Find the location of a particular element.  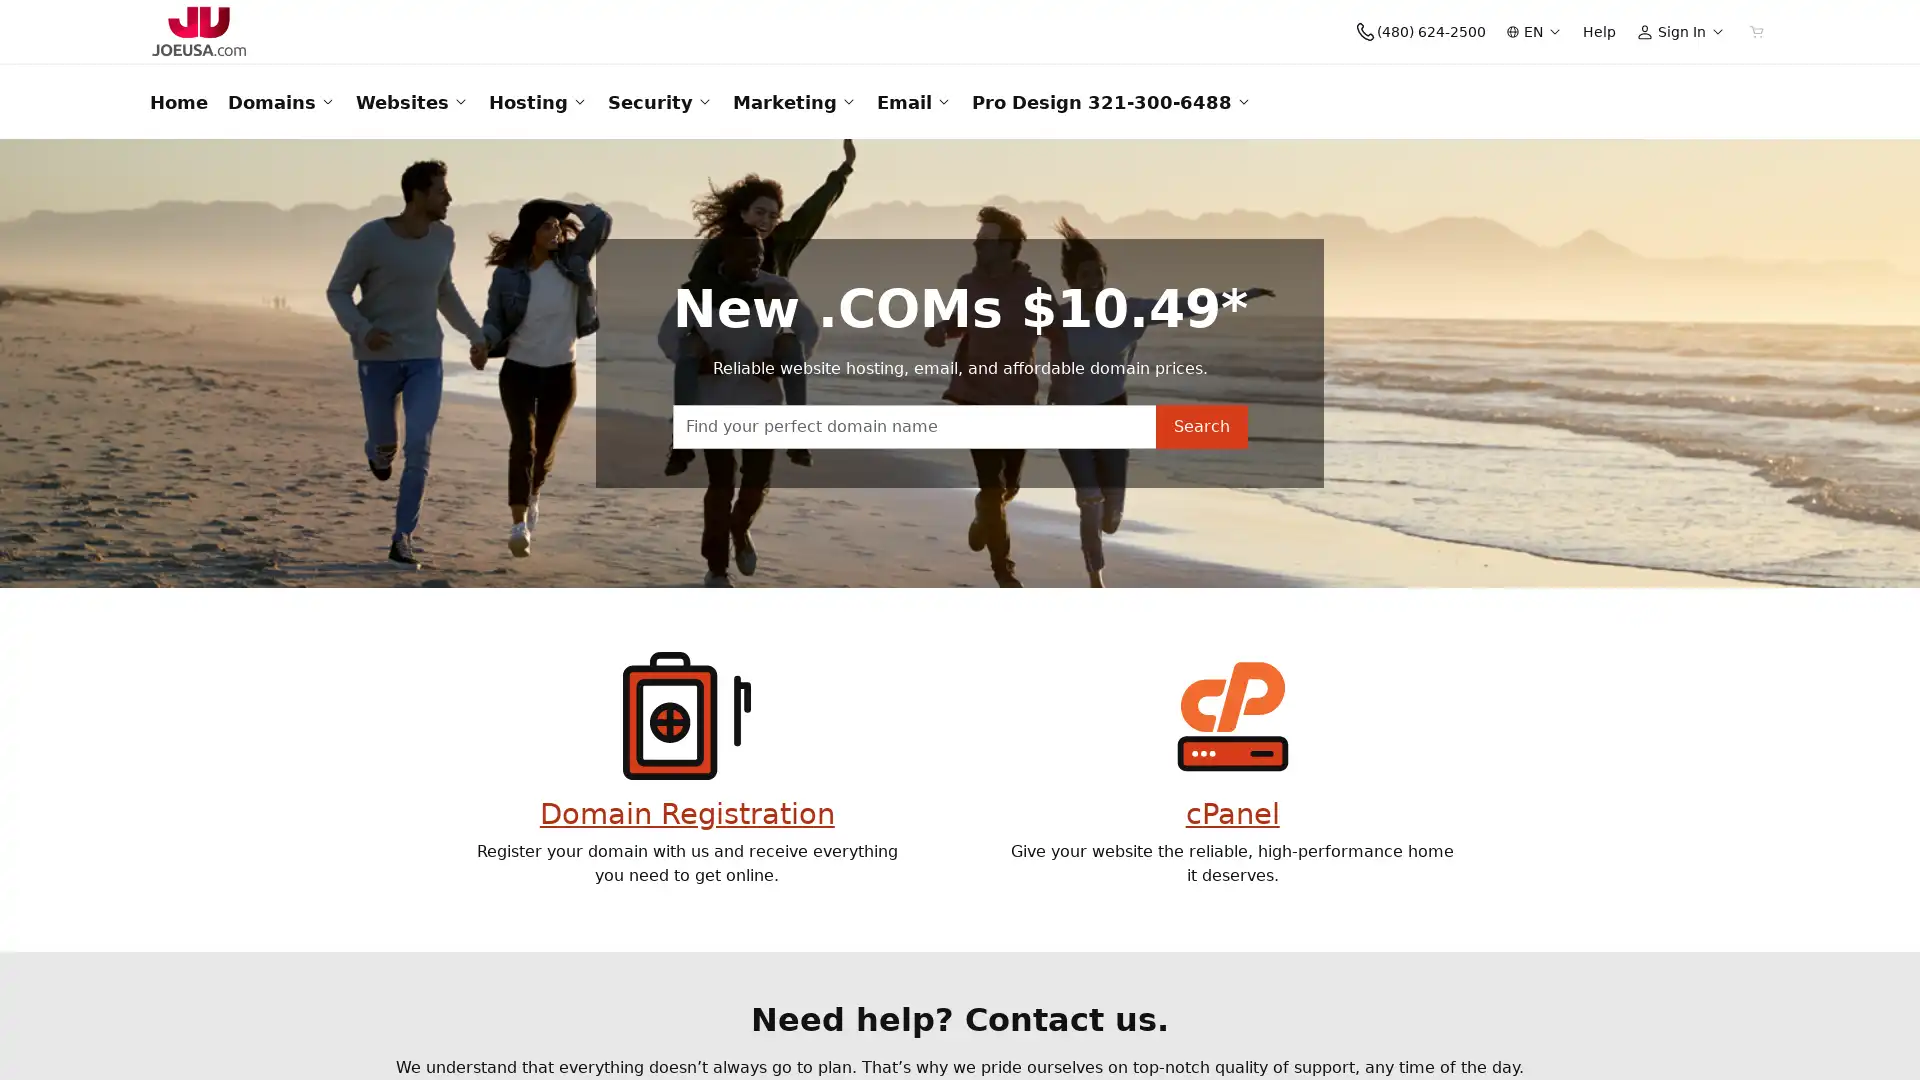

Manage Settings is located at coordinates (1611, 1033).